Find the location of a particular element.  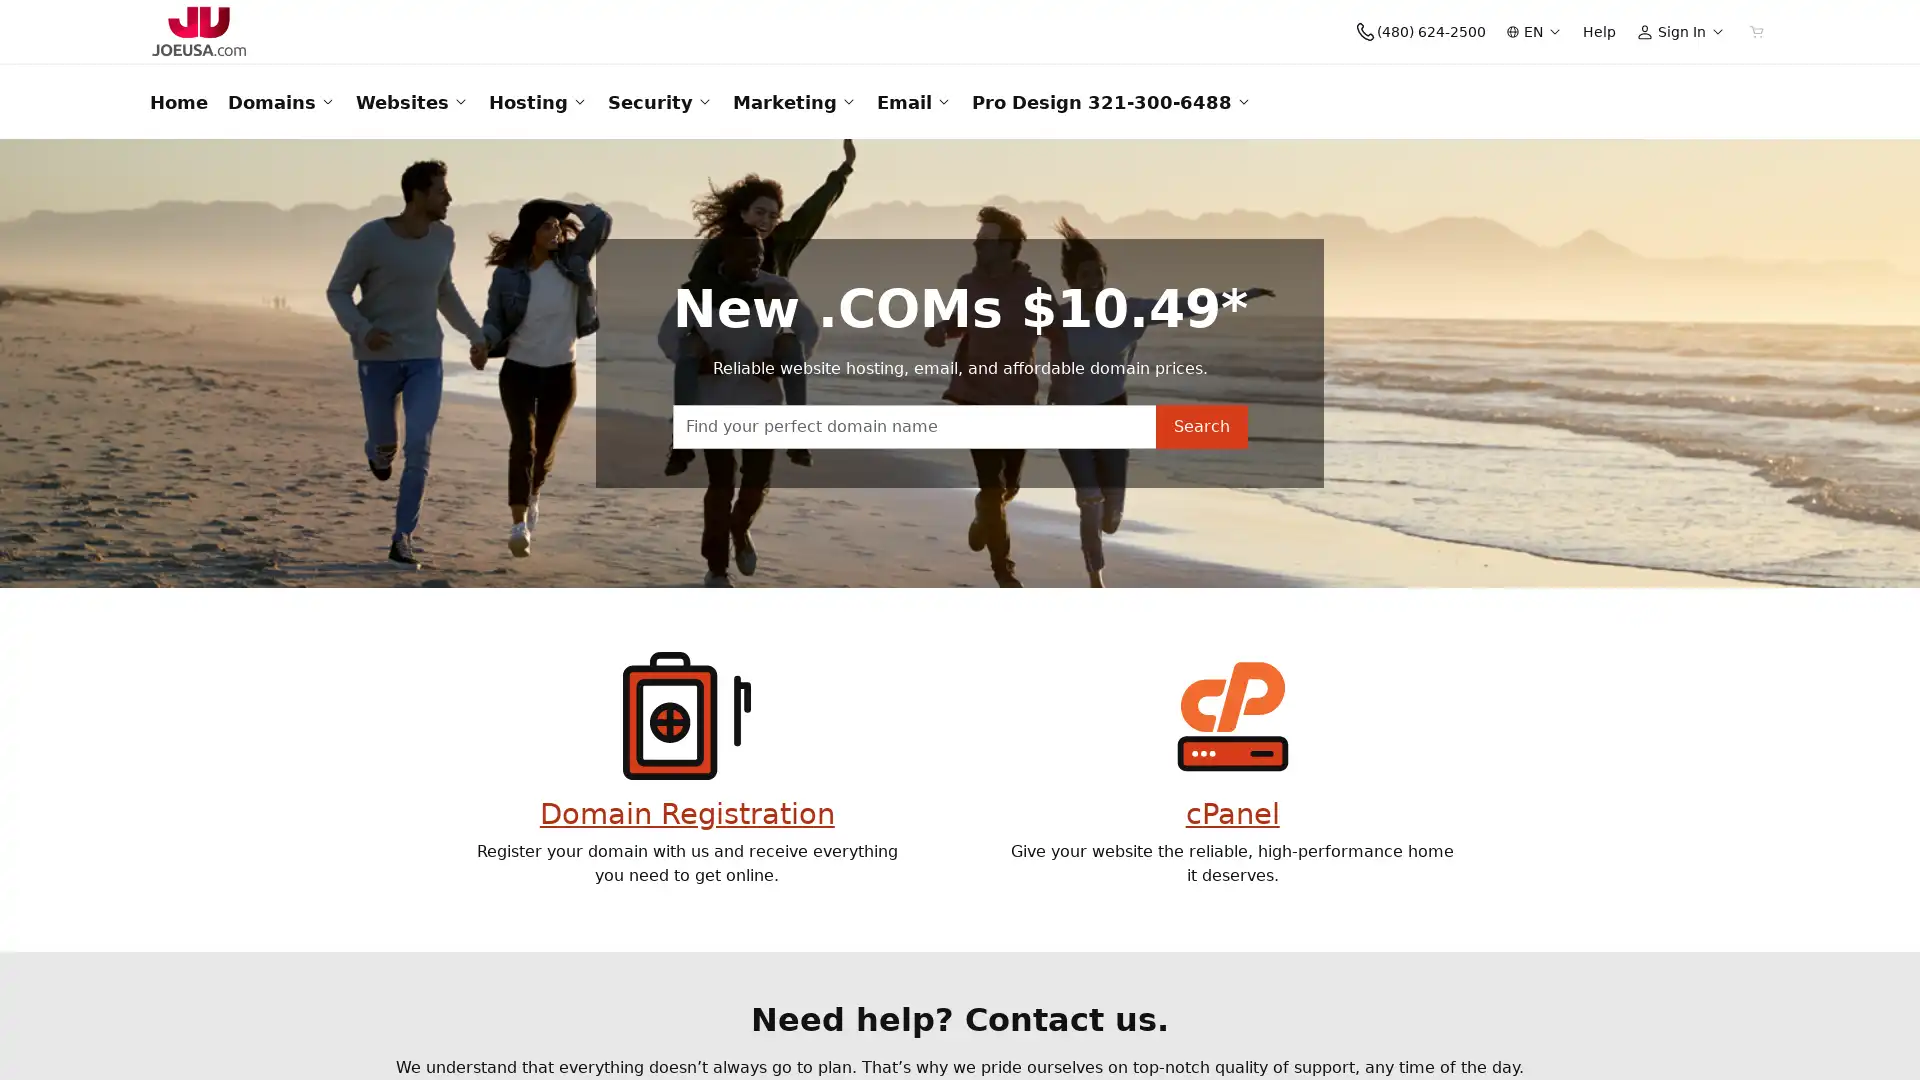

Manage Settings is located at coordinates (1611, 1033).